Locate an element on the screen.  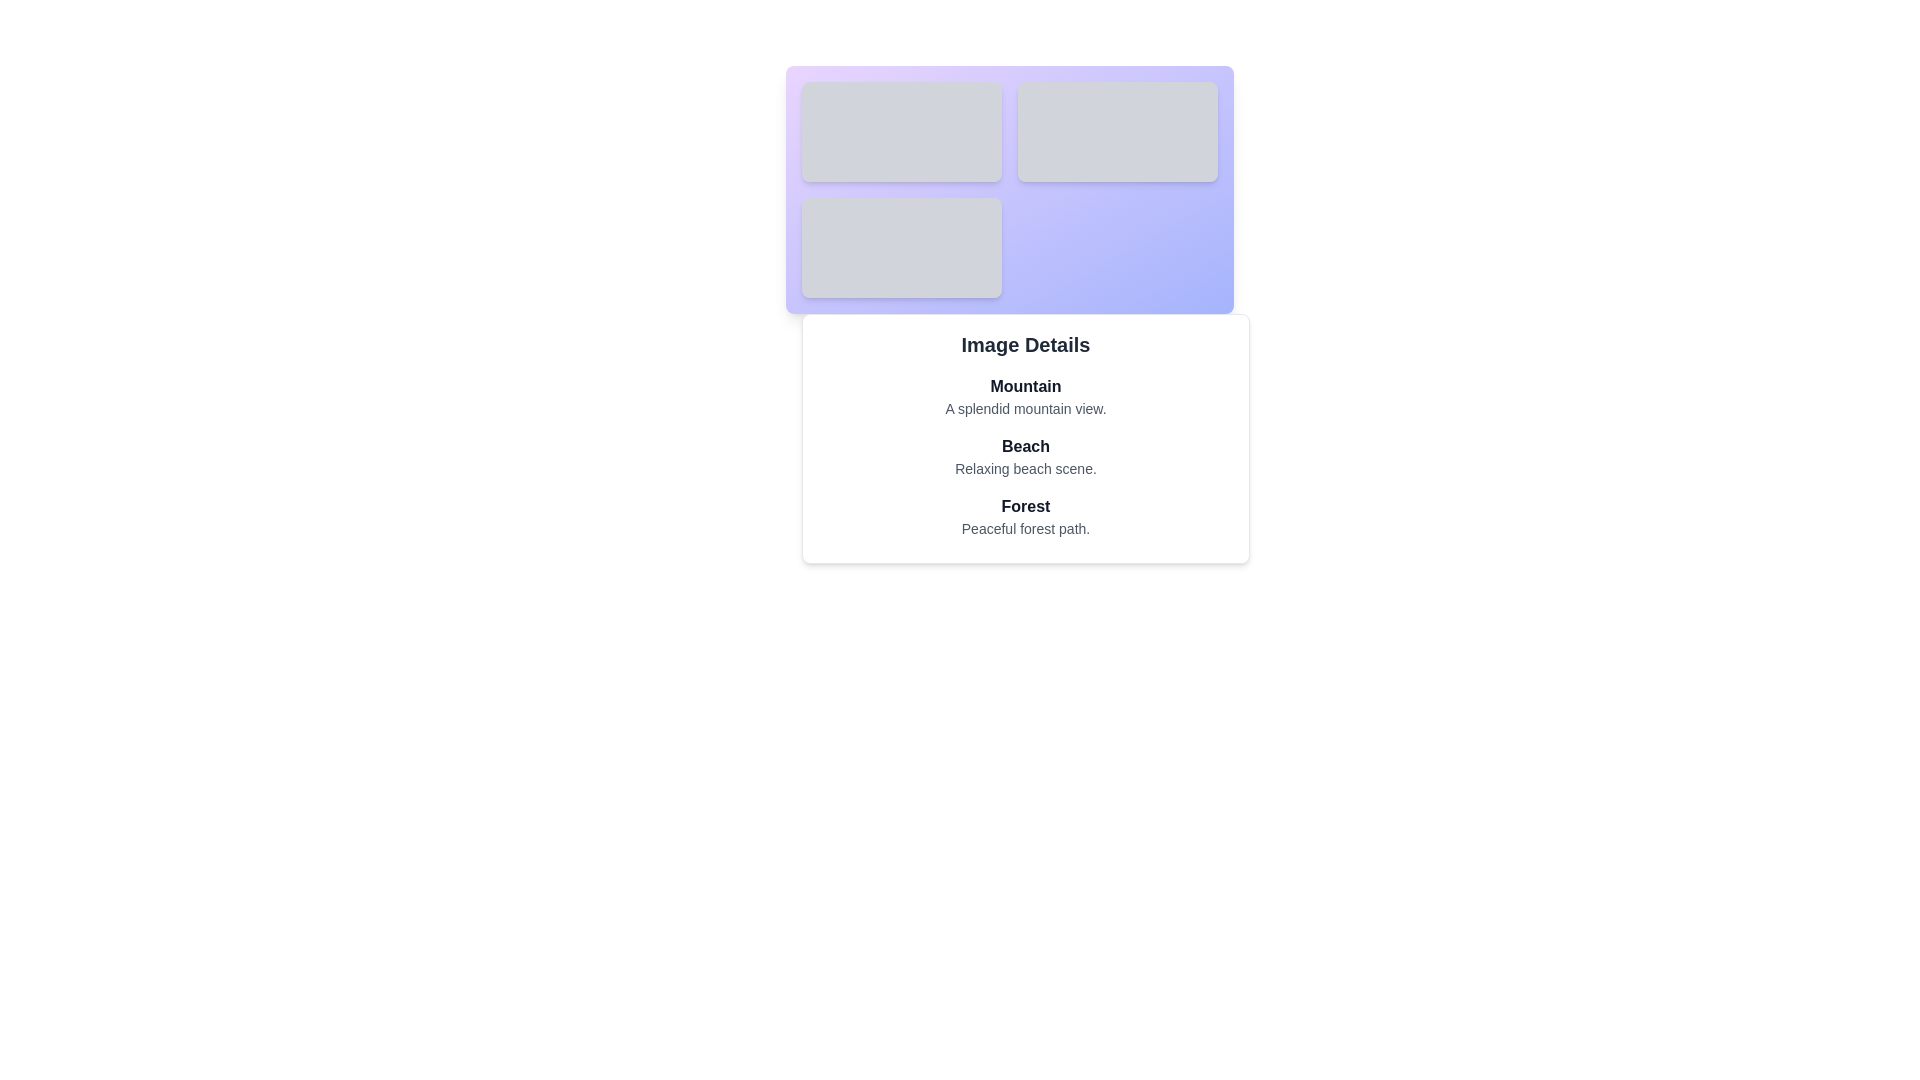
the interactive panel element, which is a rounded rectangle, light gray in color, located in the upper left corner of the grid layout is located at coordinates (901, 131).